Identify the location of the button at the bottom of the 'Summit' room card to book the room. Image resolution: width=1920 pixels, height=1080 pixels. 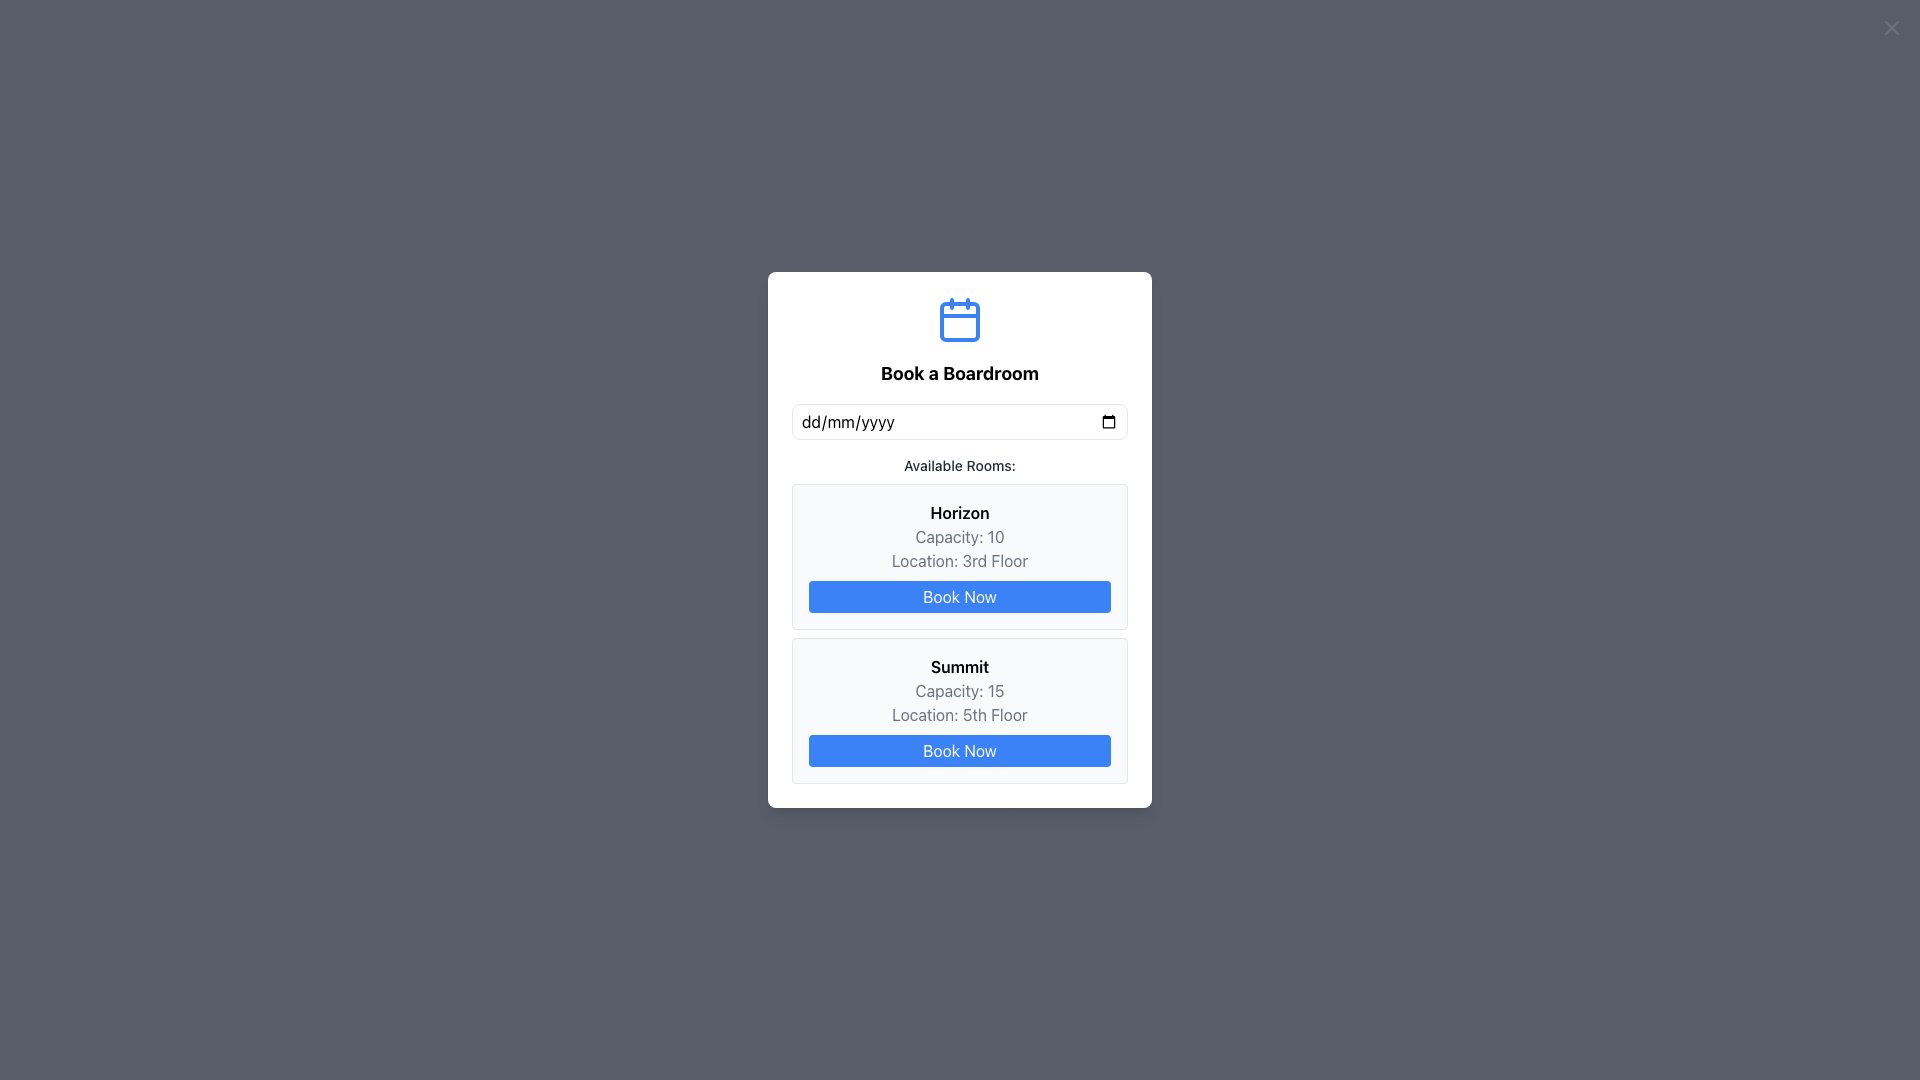
(960, 751).